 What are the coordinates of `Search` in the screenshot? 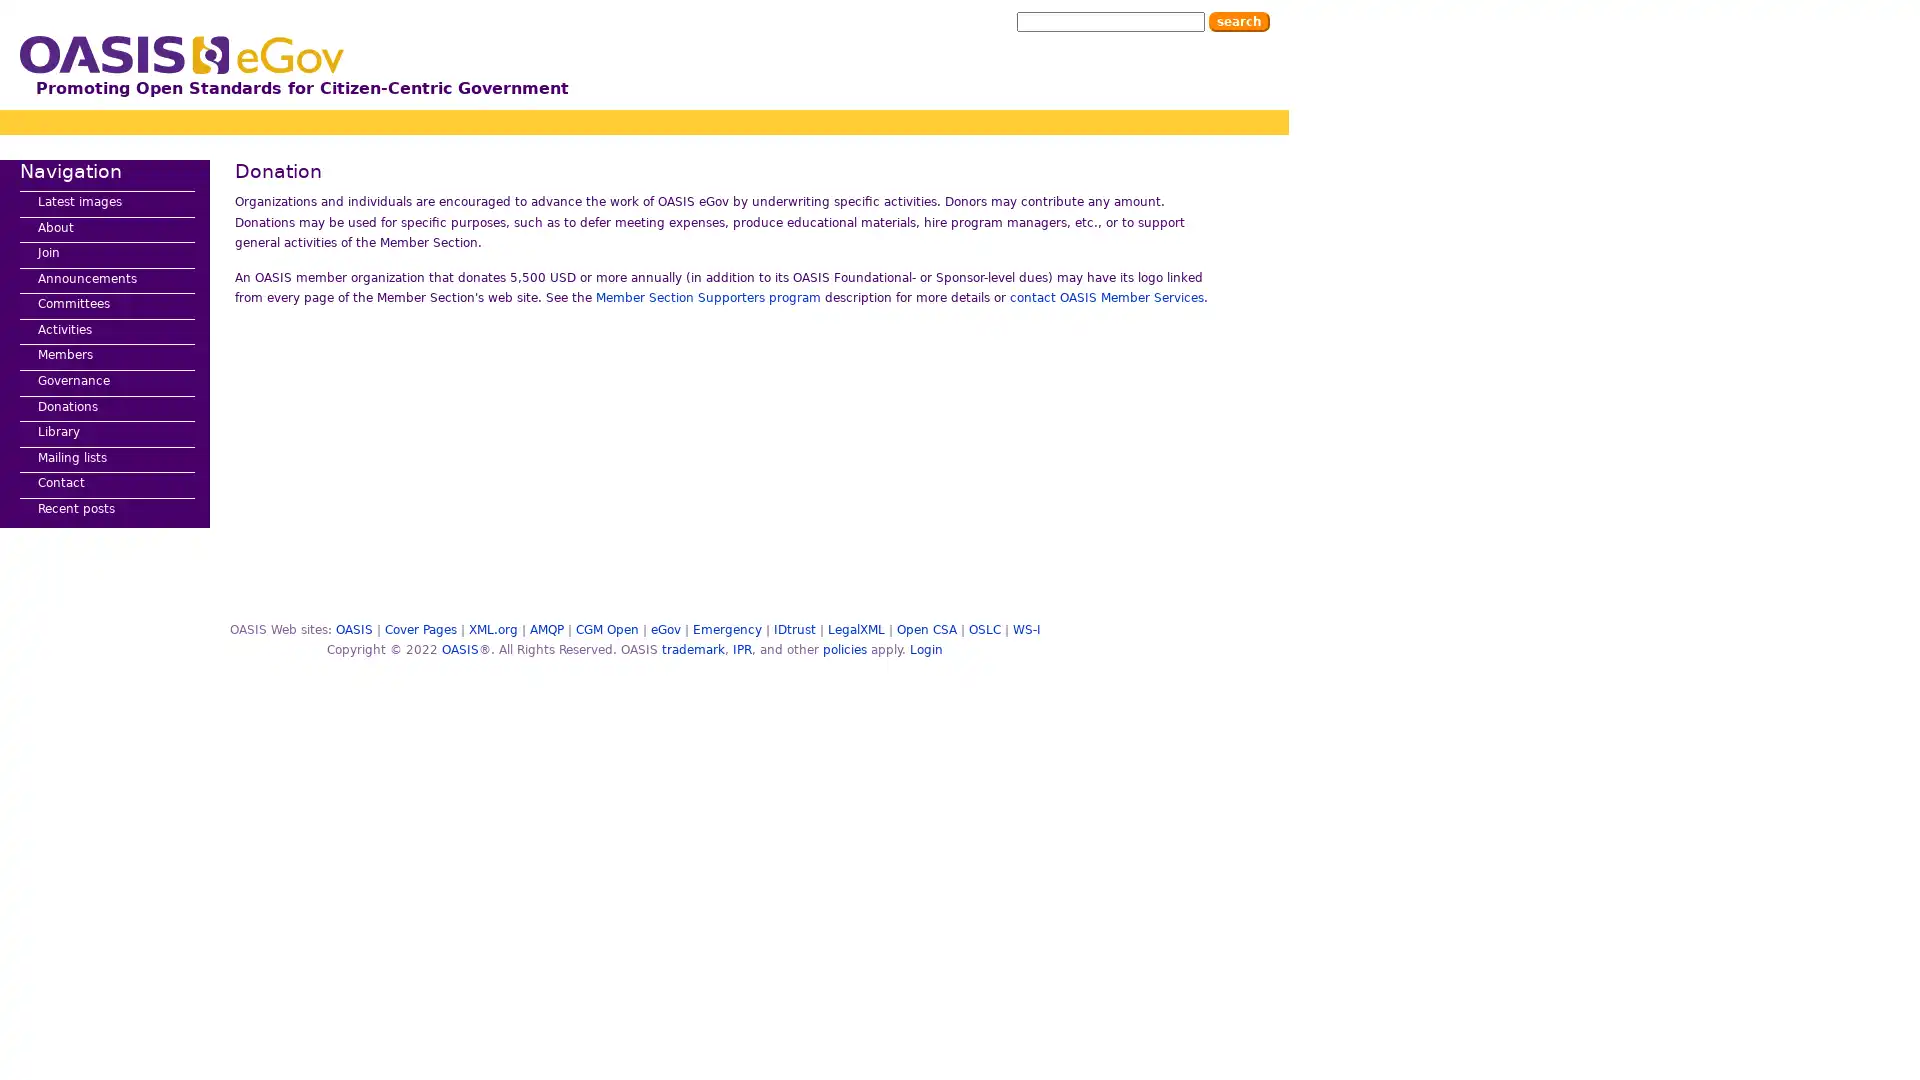 It's located at (1238, 22).